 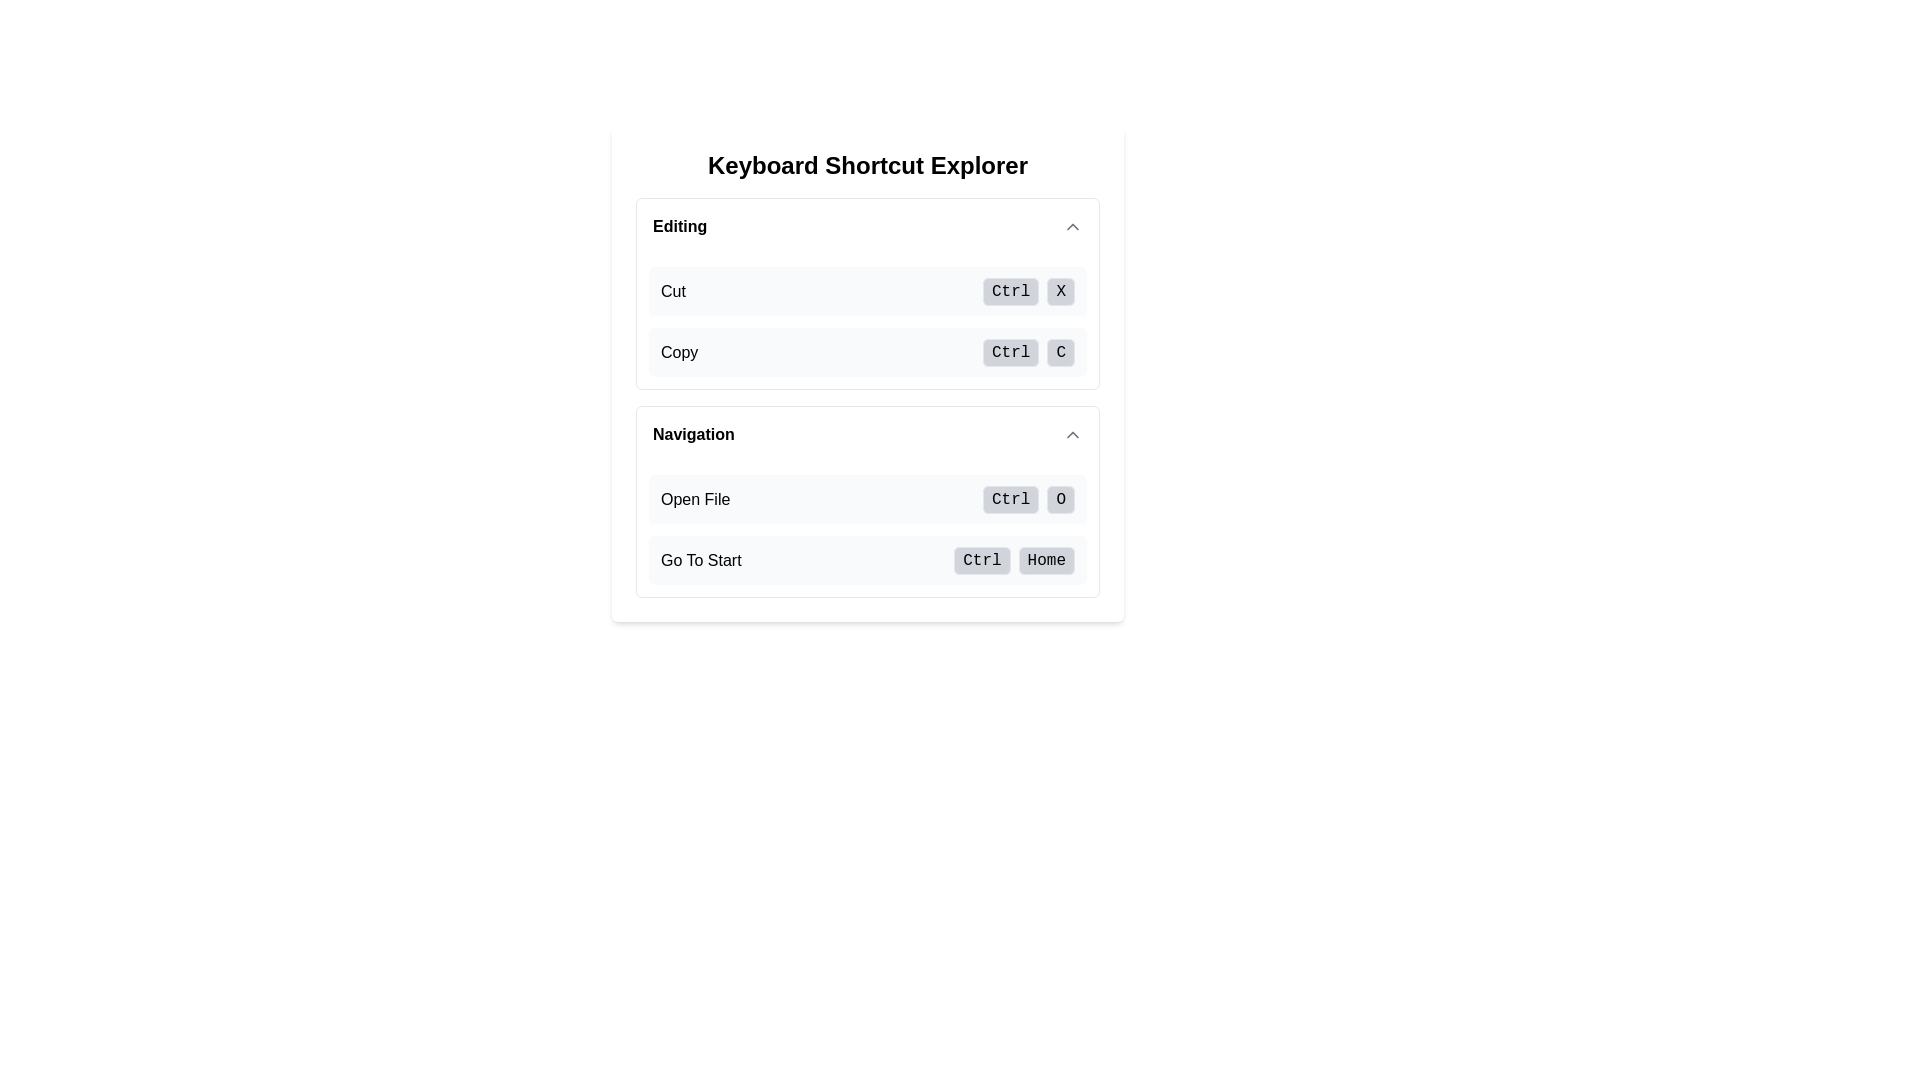 What do you see at coordinates (1060, 292) in the screenshot?
I see `the 'X' keyboard shortcut key button-like text label that represents the cut action, located to the right of the 'Ctrl' element in the 'Keyboard Shortcut Explorer' interface` at bounding box center [1060, 292].